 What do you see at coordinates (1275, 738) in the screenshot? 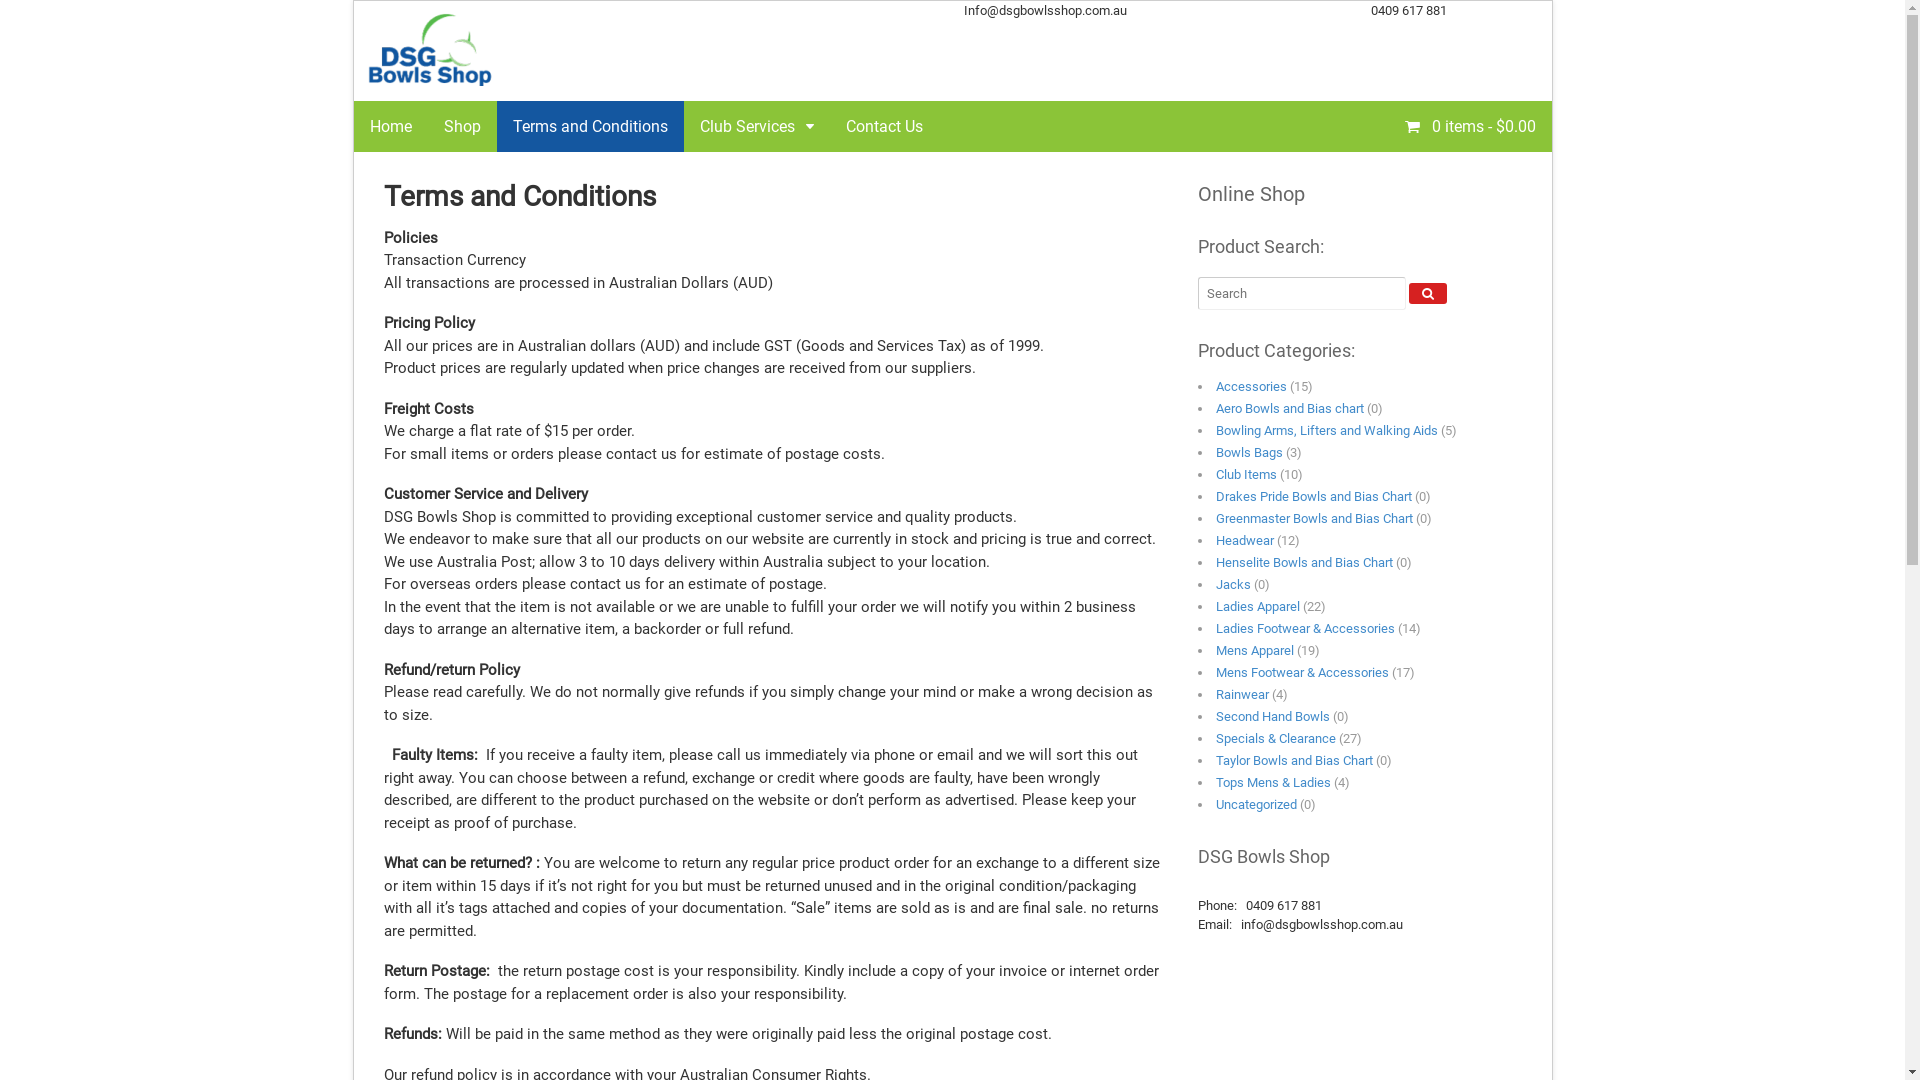
I see `'Specials & Clearance'` at bounding box center [1275, 738].